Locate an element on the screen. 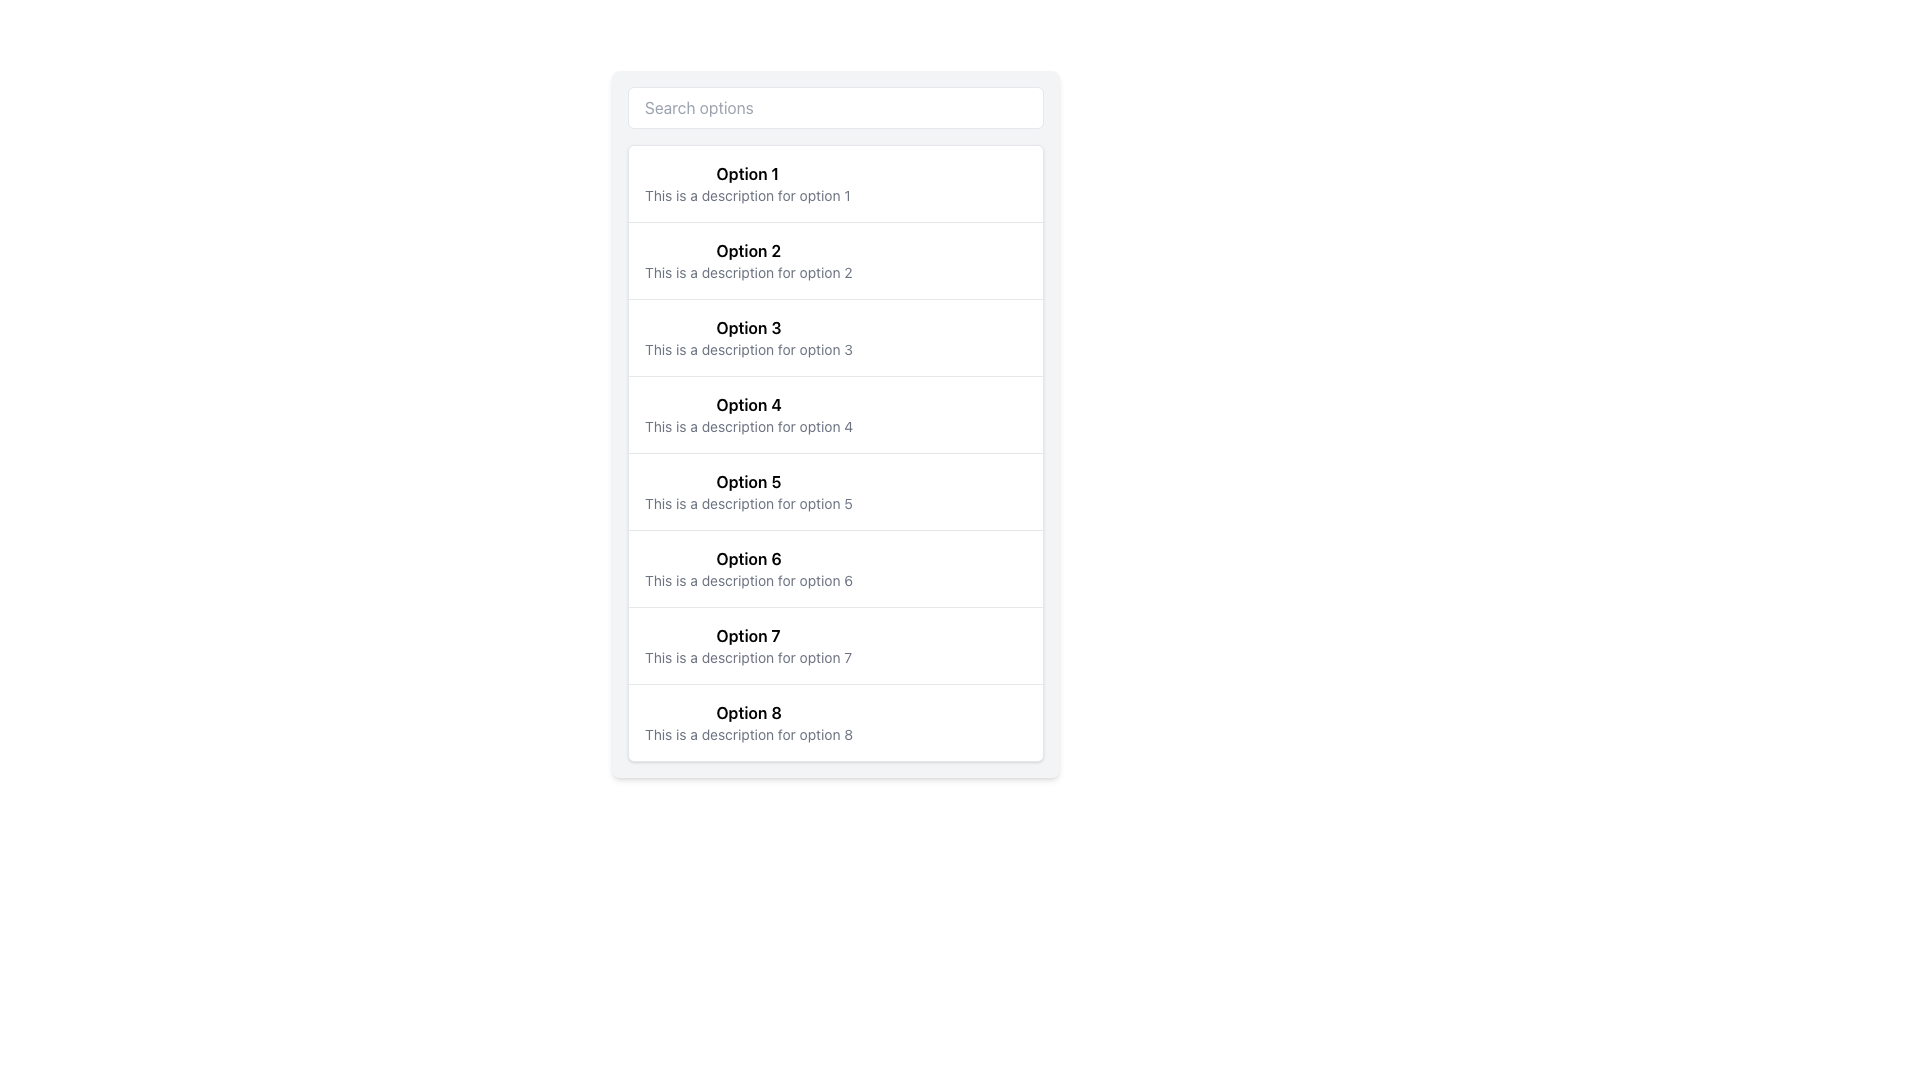  the List Item displaying 'Option 2' with bold black text and a description in smaller gray text is located at coordinates (747, 260).